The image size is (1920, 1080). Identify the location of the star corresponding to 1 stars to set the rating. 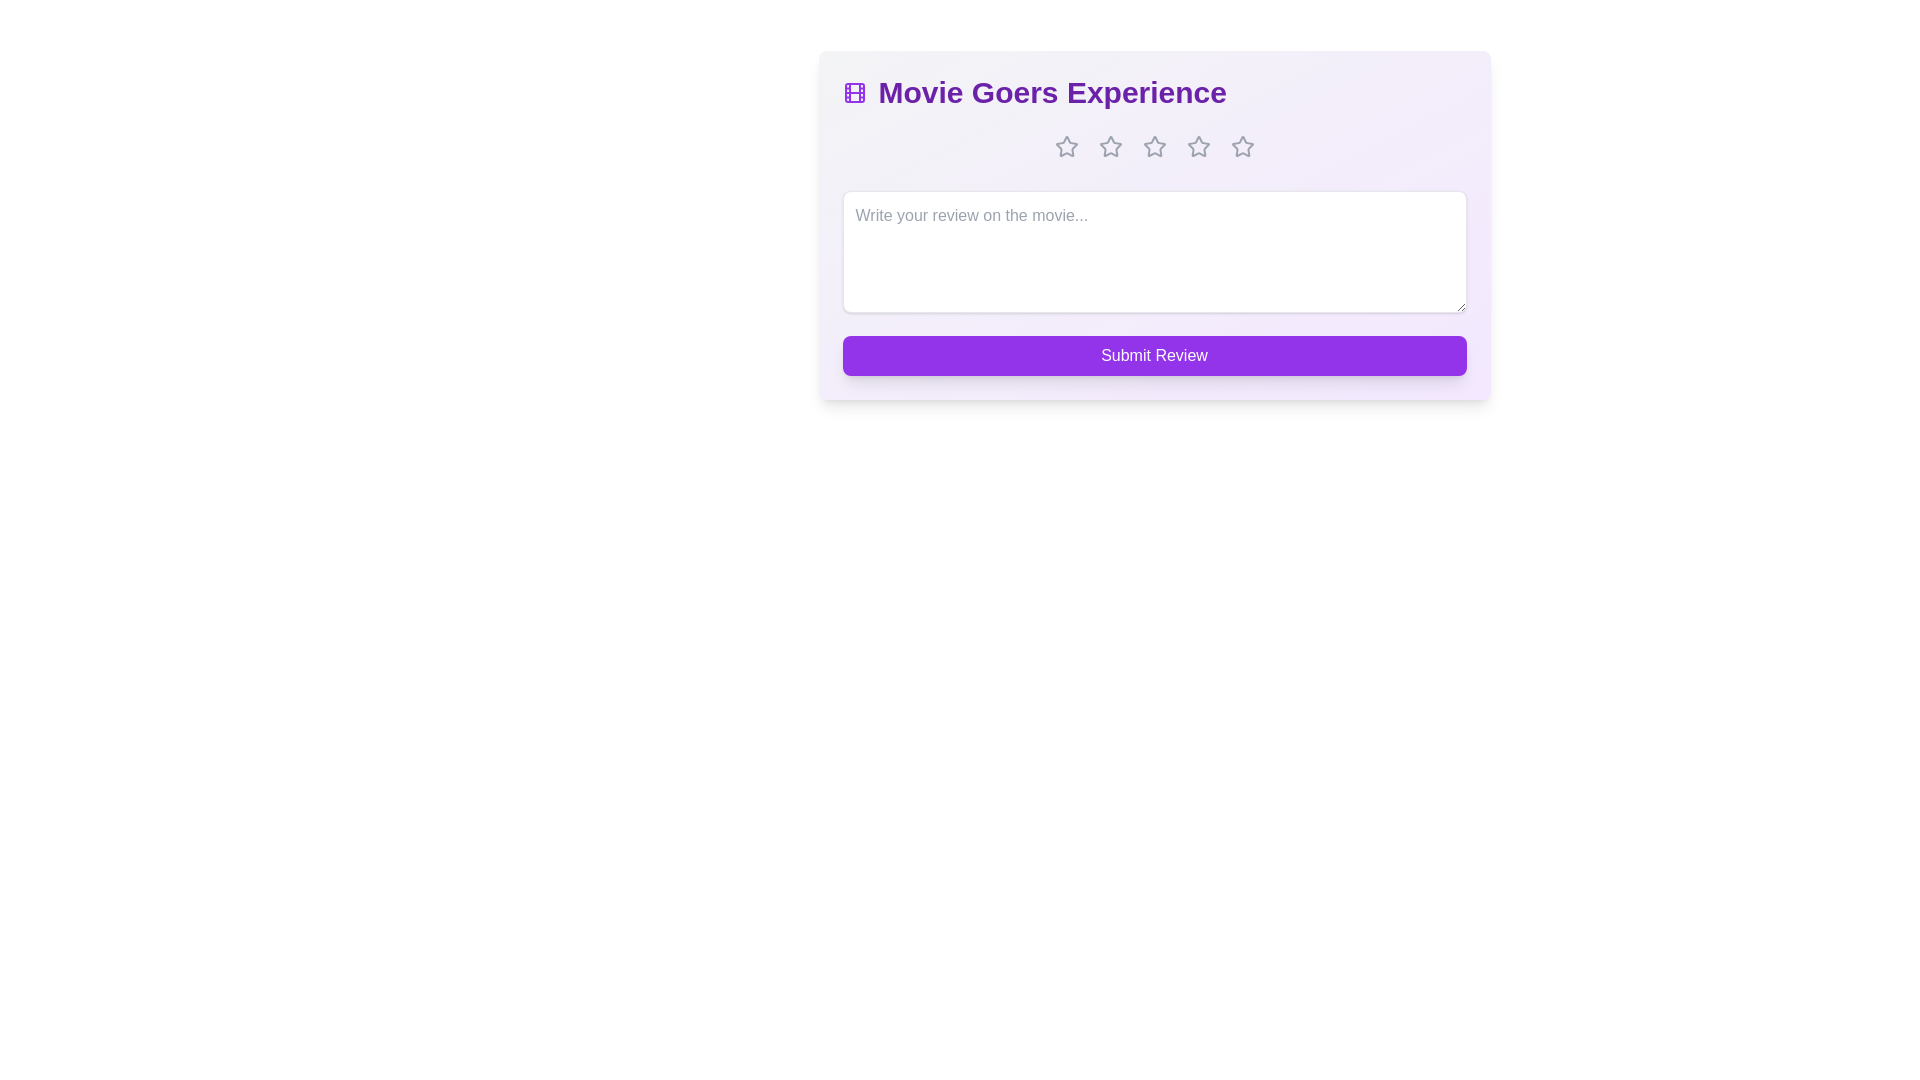
(1065, 145).